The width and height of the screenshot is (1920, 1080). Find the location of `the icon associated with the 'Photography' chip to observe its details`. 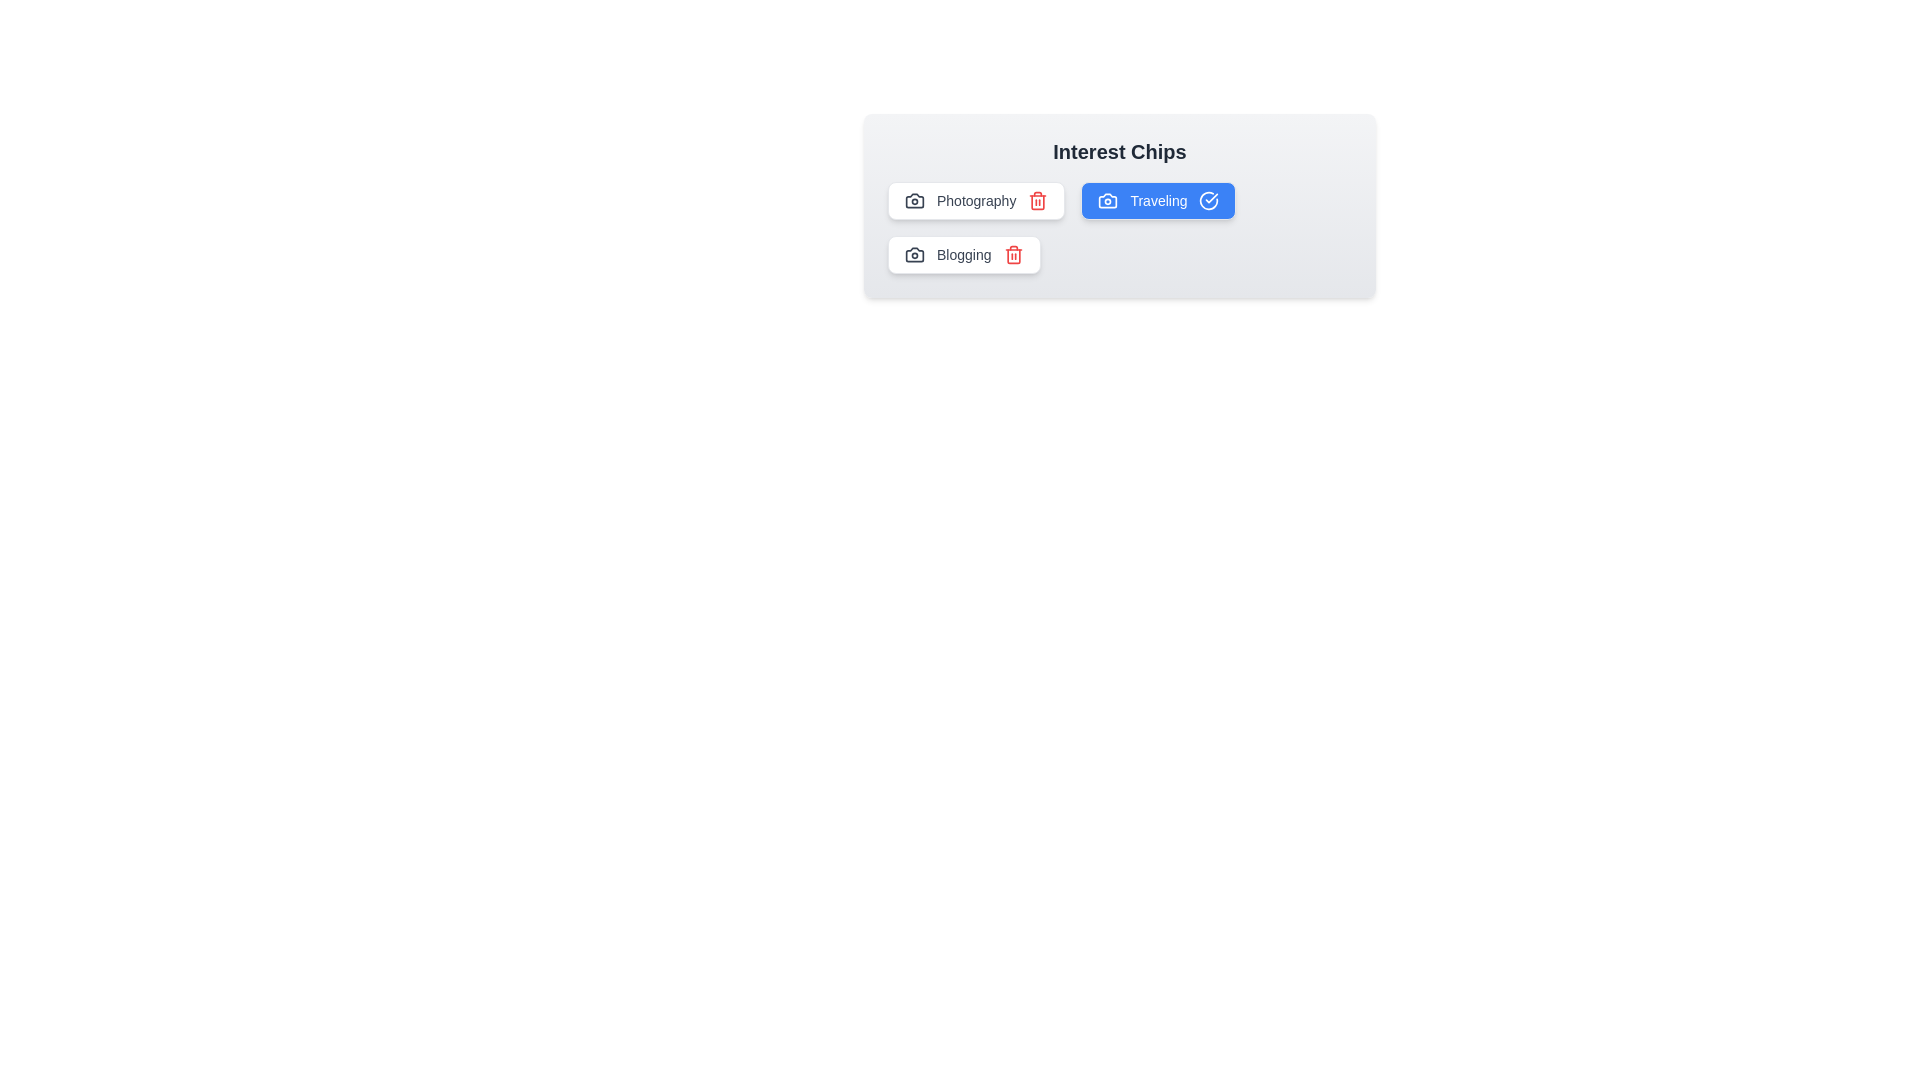

the icon associated with the 'Photography' chip to observe its details is located at coordinates (914, 200).